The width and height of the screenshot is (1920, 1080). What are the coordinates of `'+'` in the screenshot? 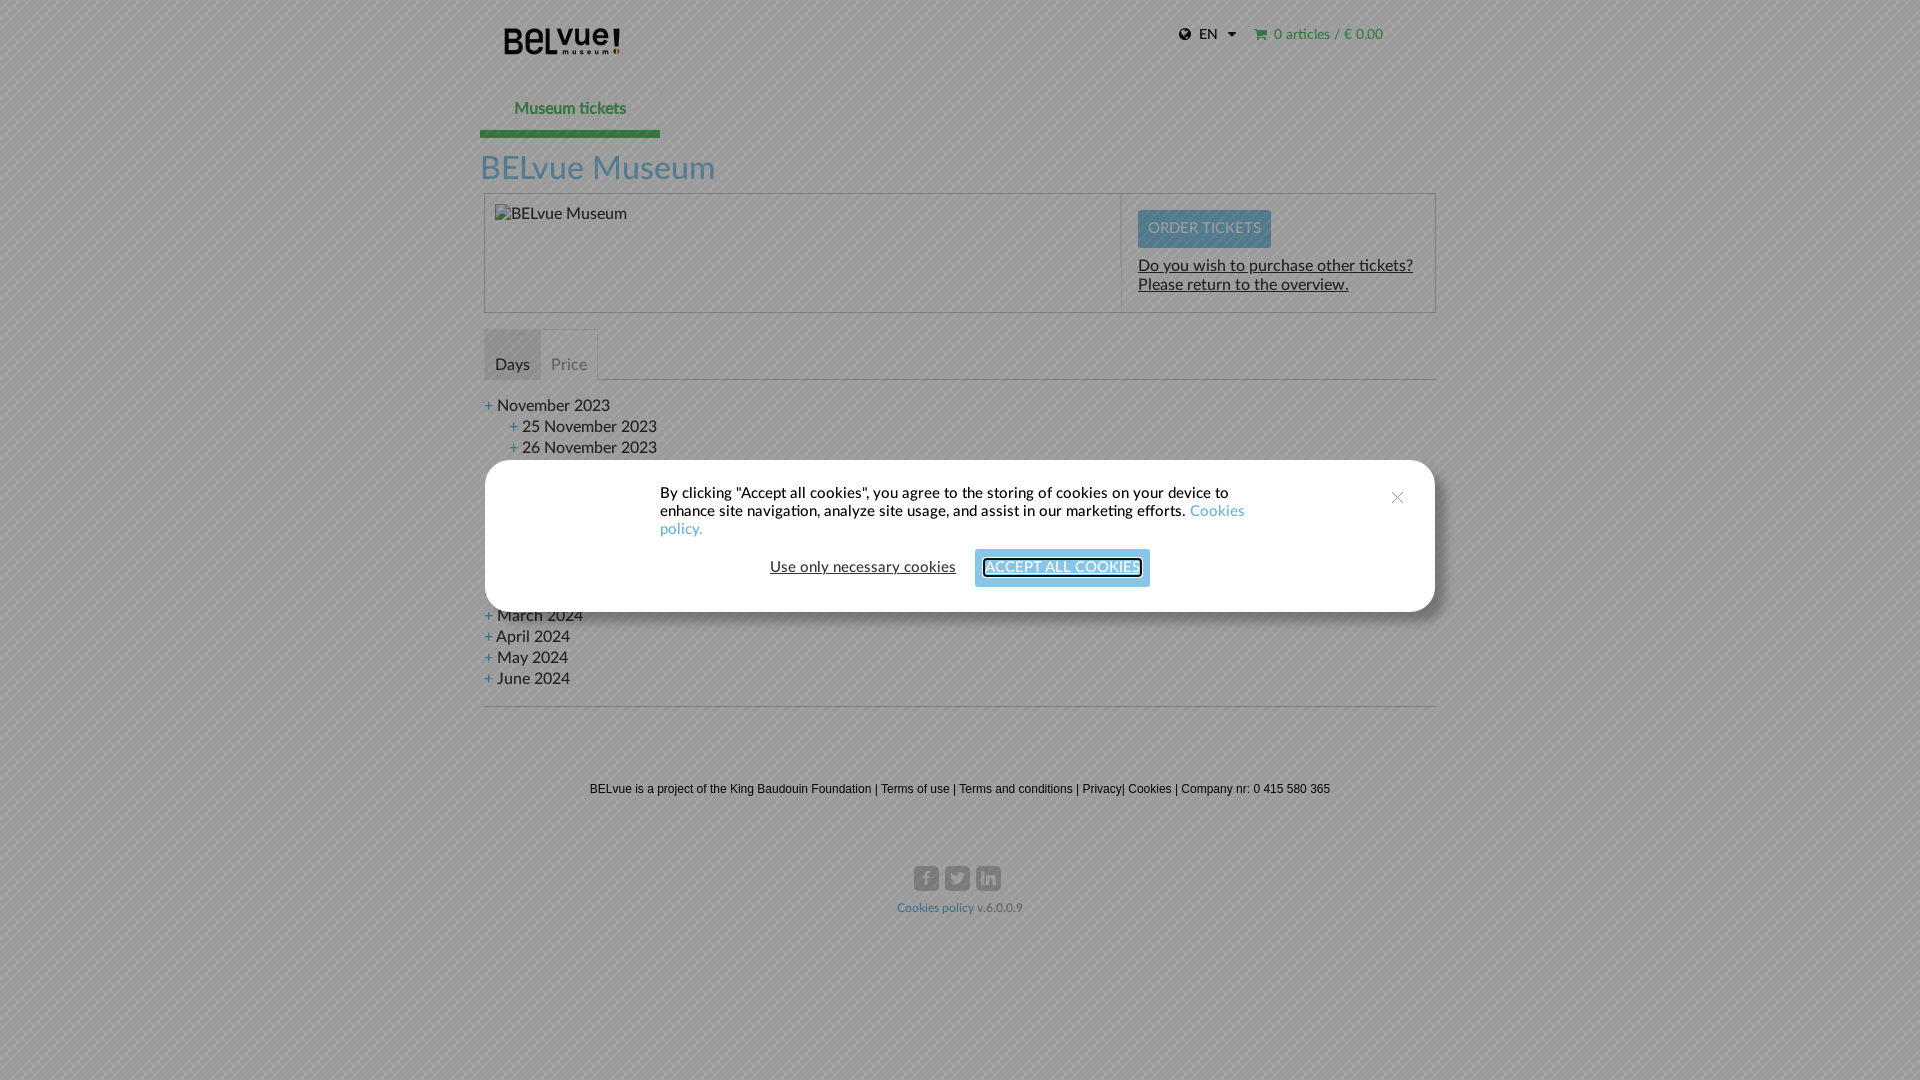 It's located at (513, 426).